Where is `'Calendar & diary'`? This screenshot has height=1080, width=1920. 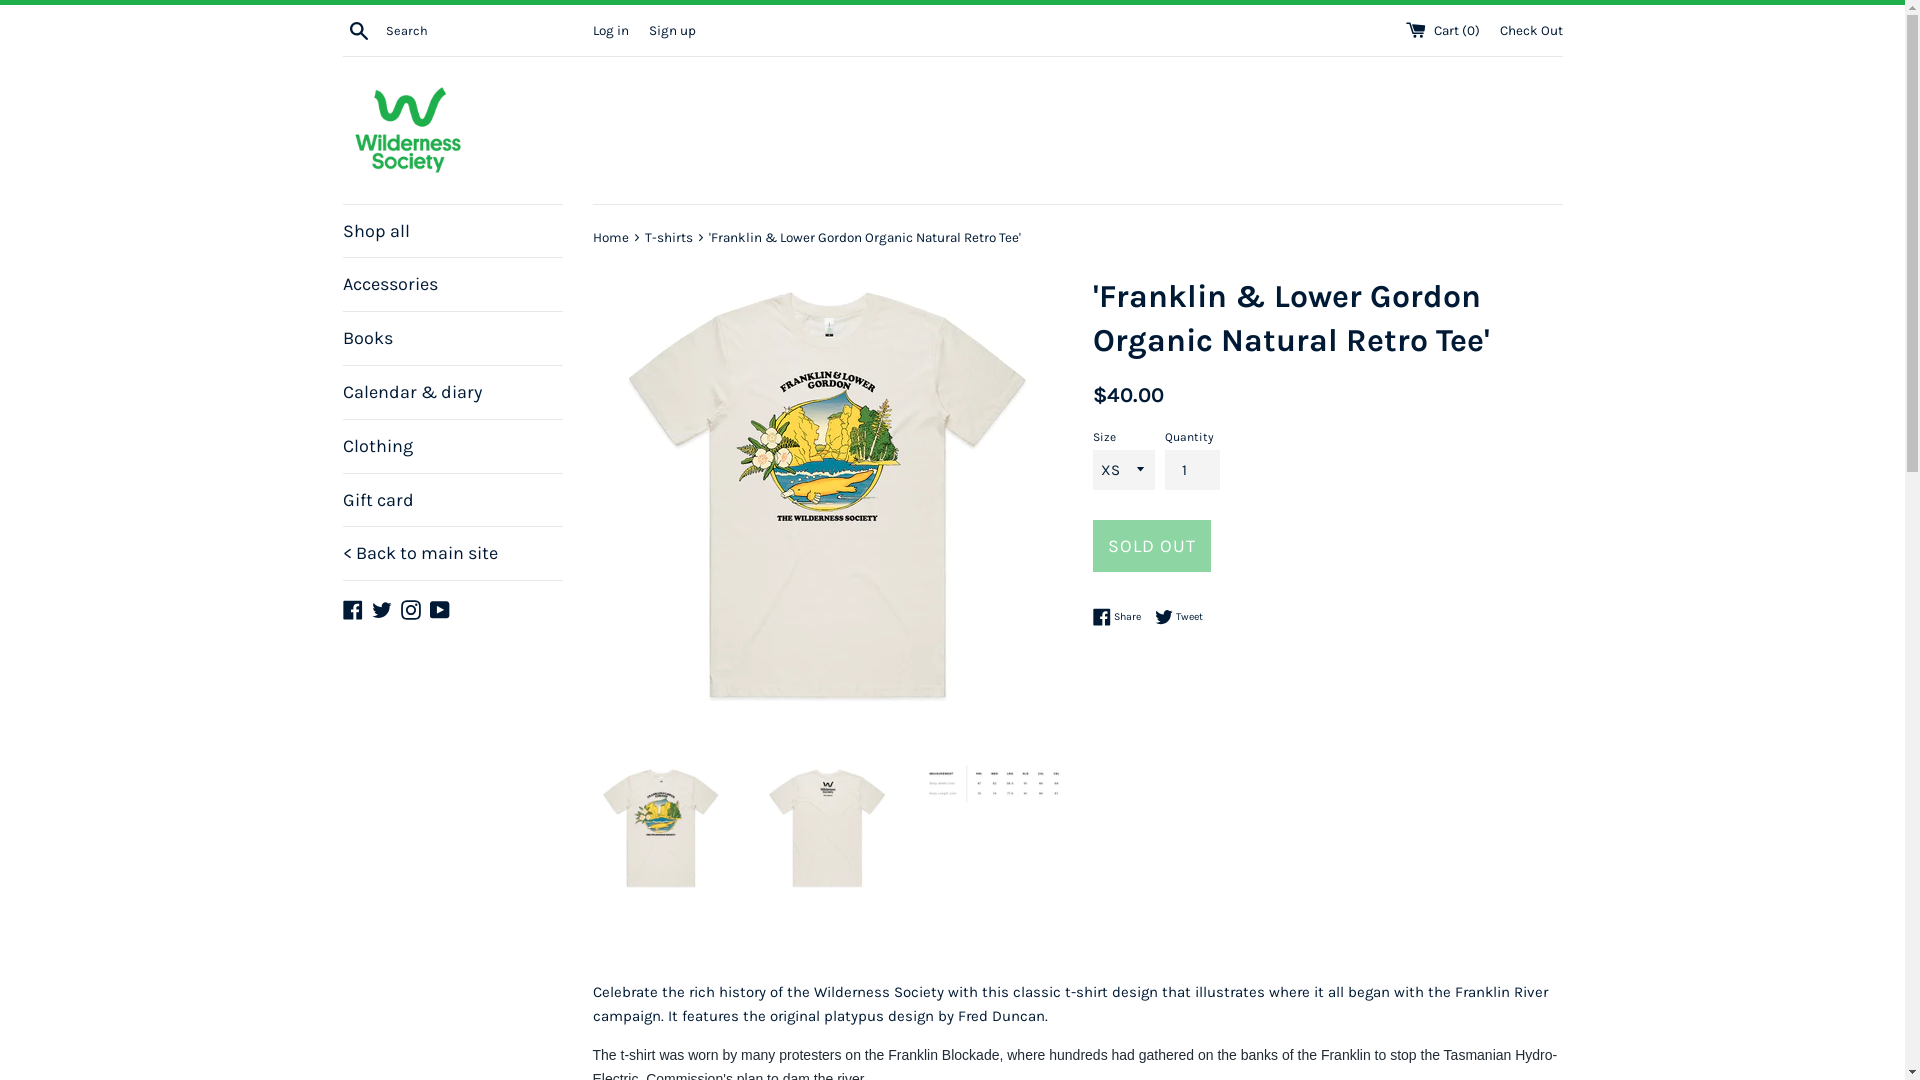
'Calendar & diary' is located at coordinates (341, 392).